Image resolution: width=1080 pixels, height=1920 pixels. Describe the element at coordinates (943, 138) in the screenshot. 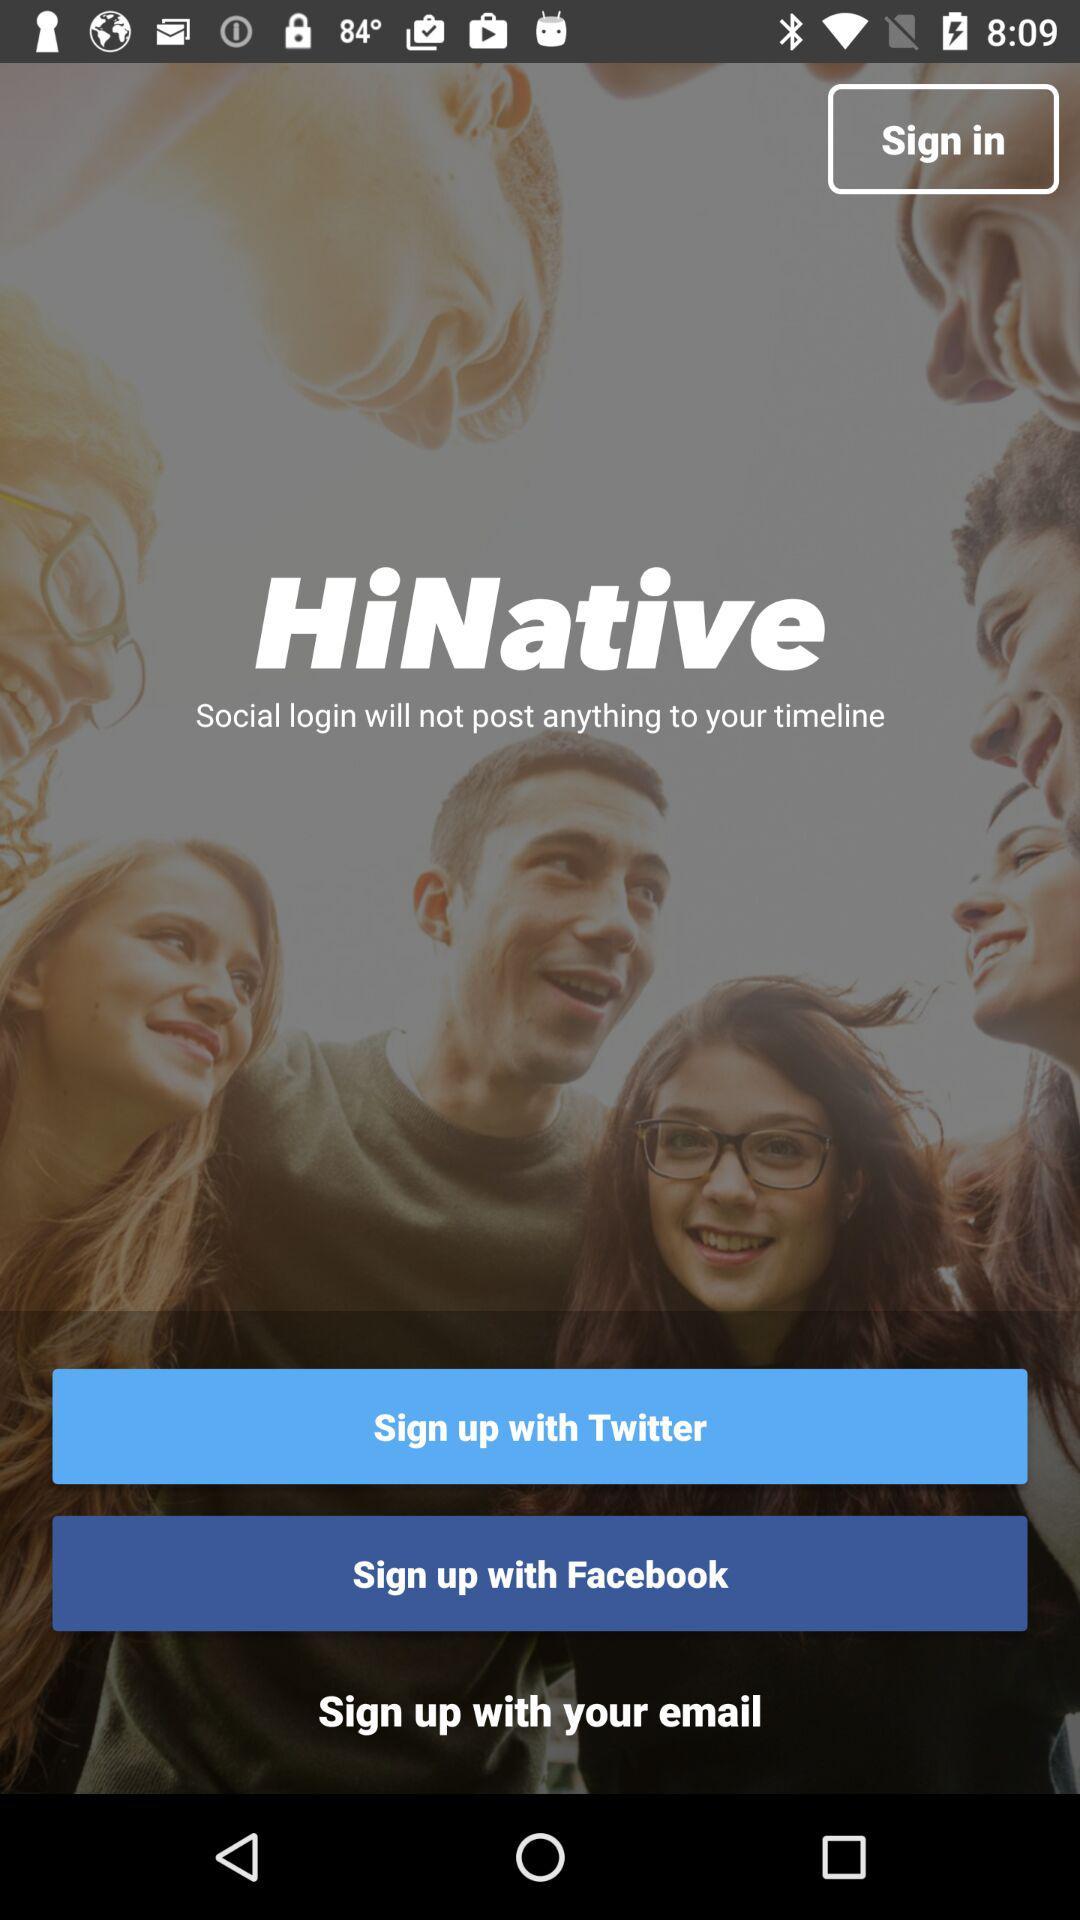

I see `sign in icon` at that location.